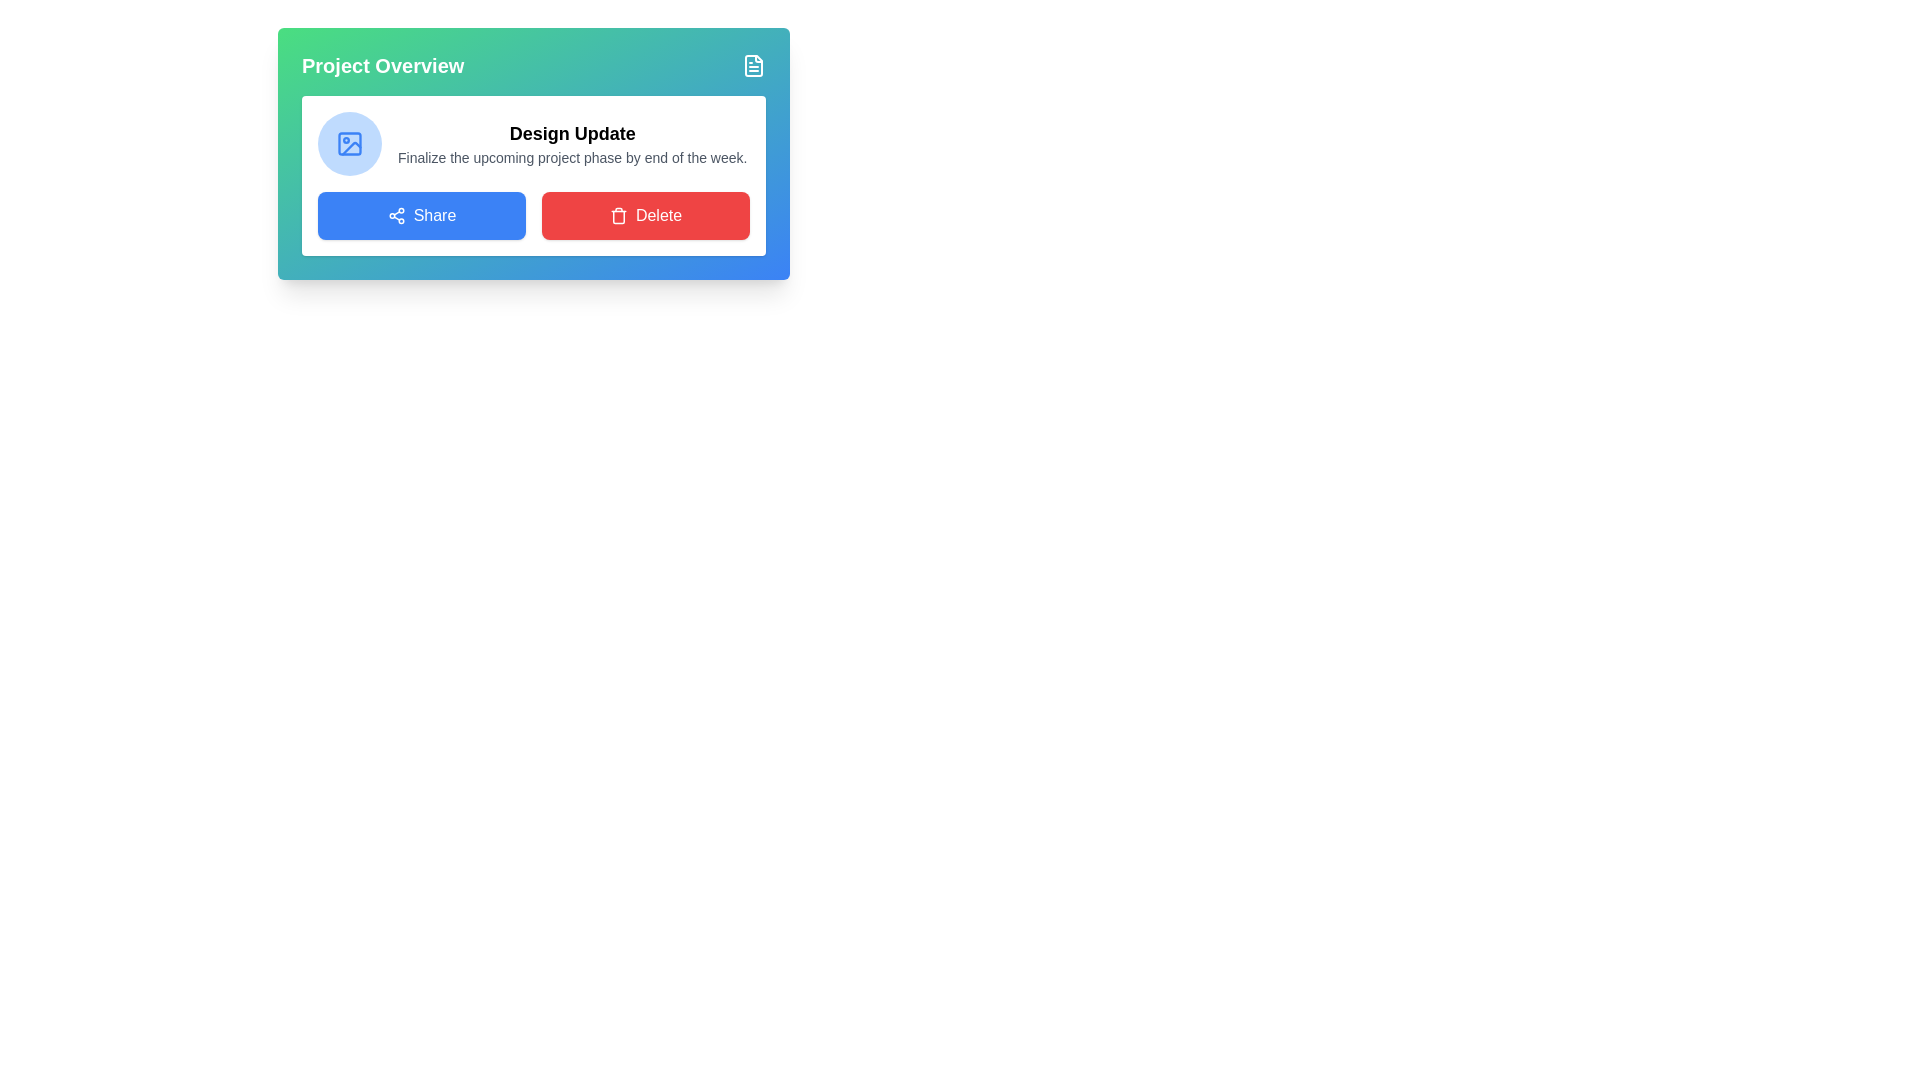 The image size is (1920, 1080). Describe the element at coordinates (571, 142) in the screenshot. I see `the text block containing 'Design Update' and 'Finalize the upcoming project phase by end of the week', which is centered within a card layout` at that location.